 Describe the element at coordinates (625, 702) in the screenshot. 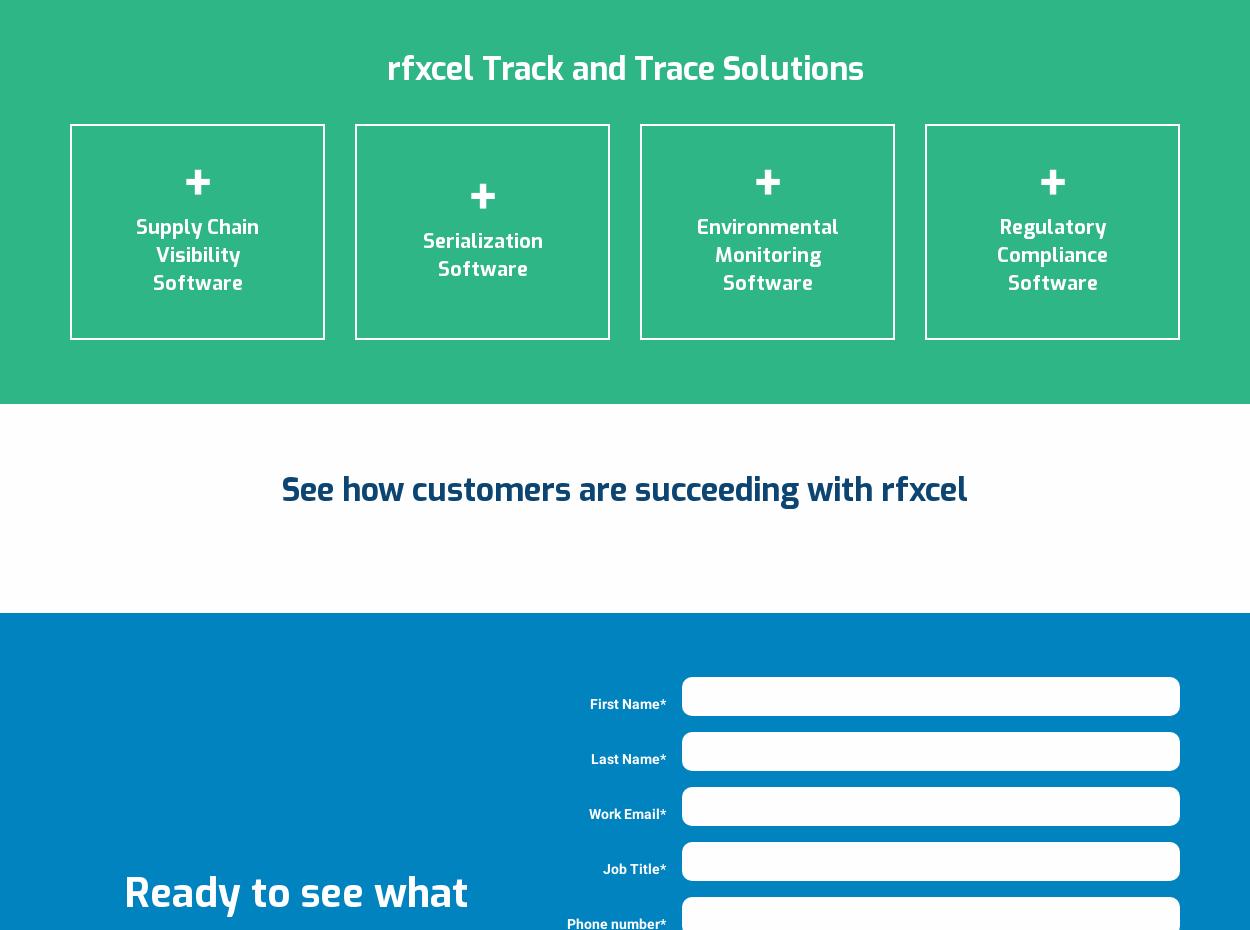

I see `'First Name'` at that location.